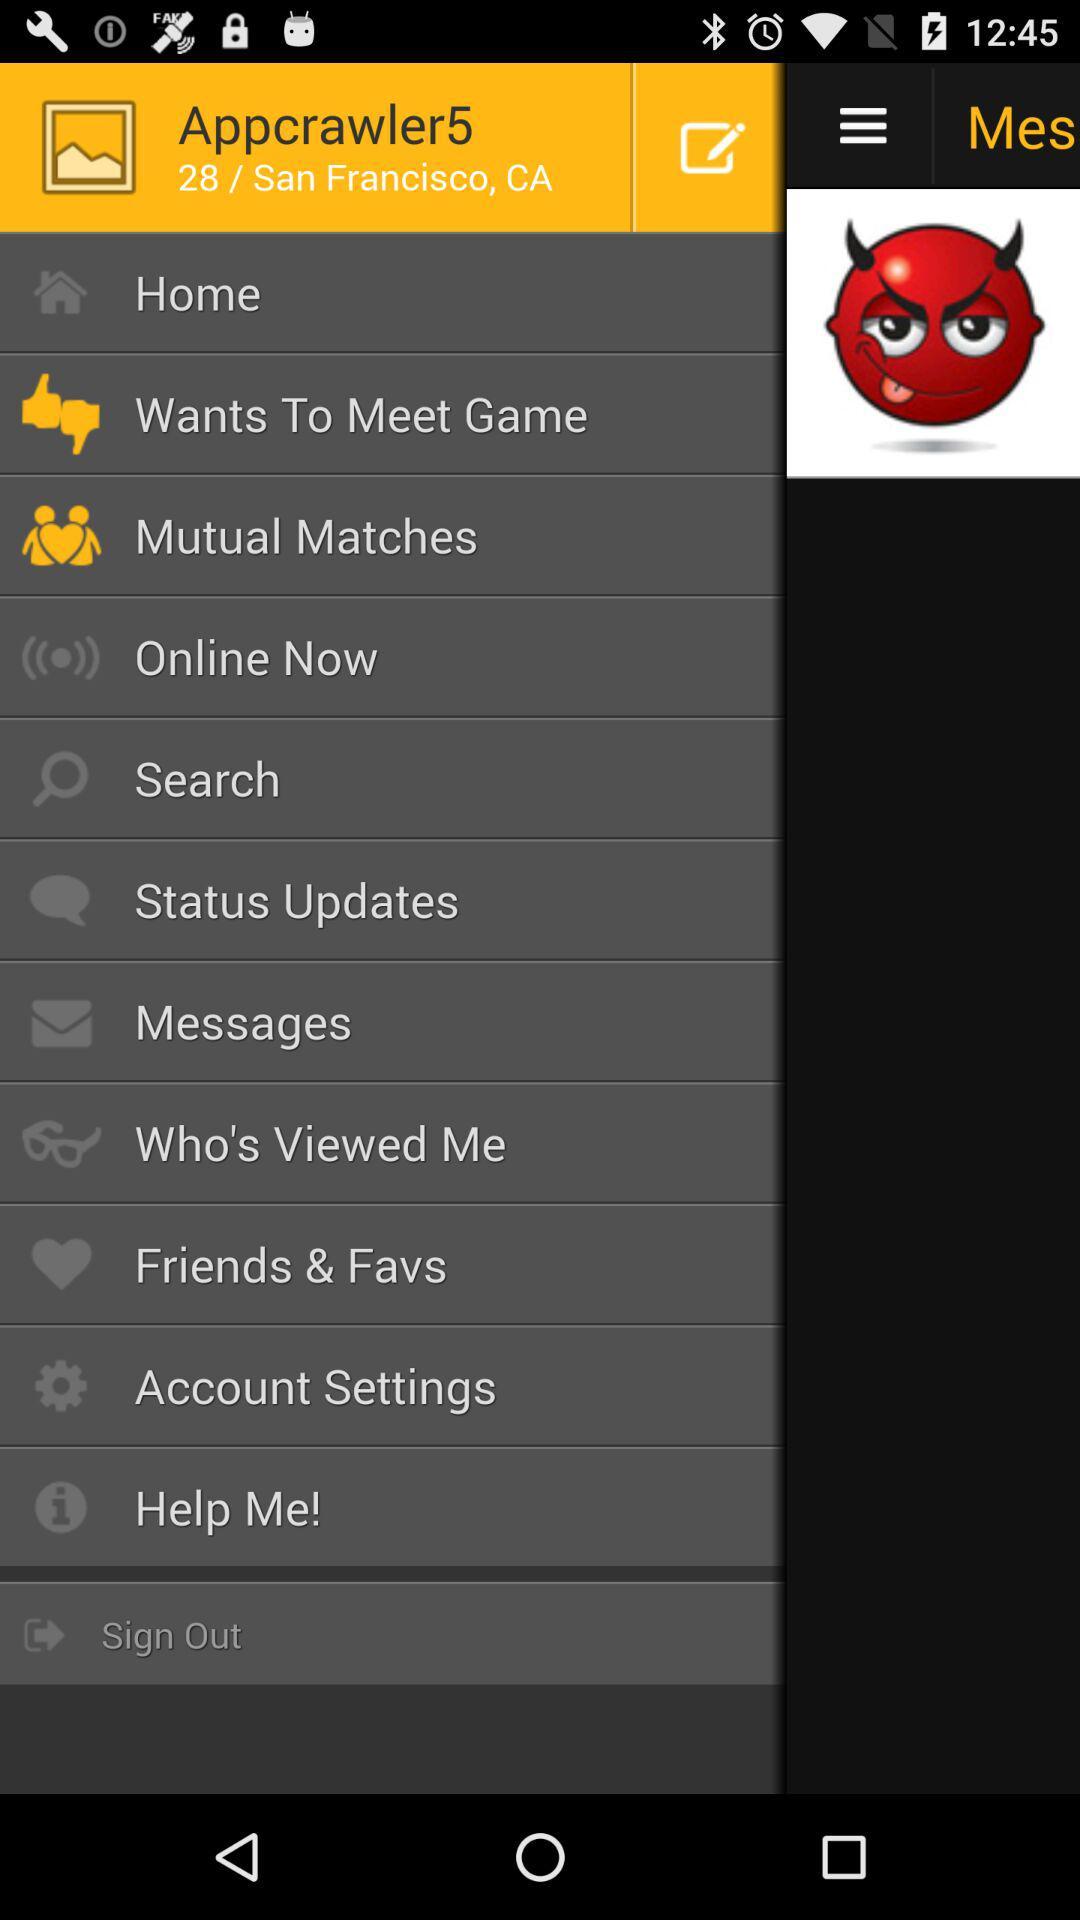 This screenshot has width=1080, height=1920. Describe the element at coordinates (393, 899) in the screenshot. I see `the status updates` at that location.